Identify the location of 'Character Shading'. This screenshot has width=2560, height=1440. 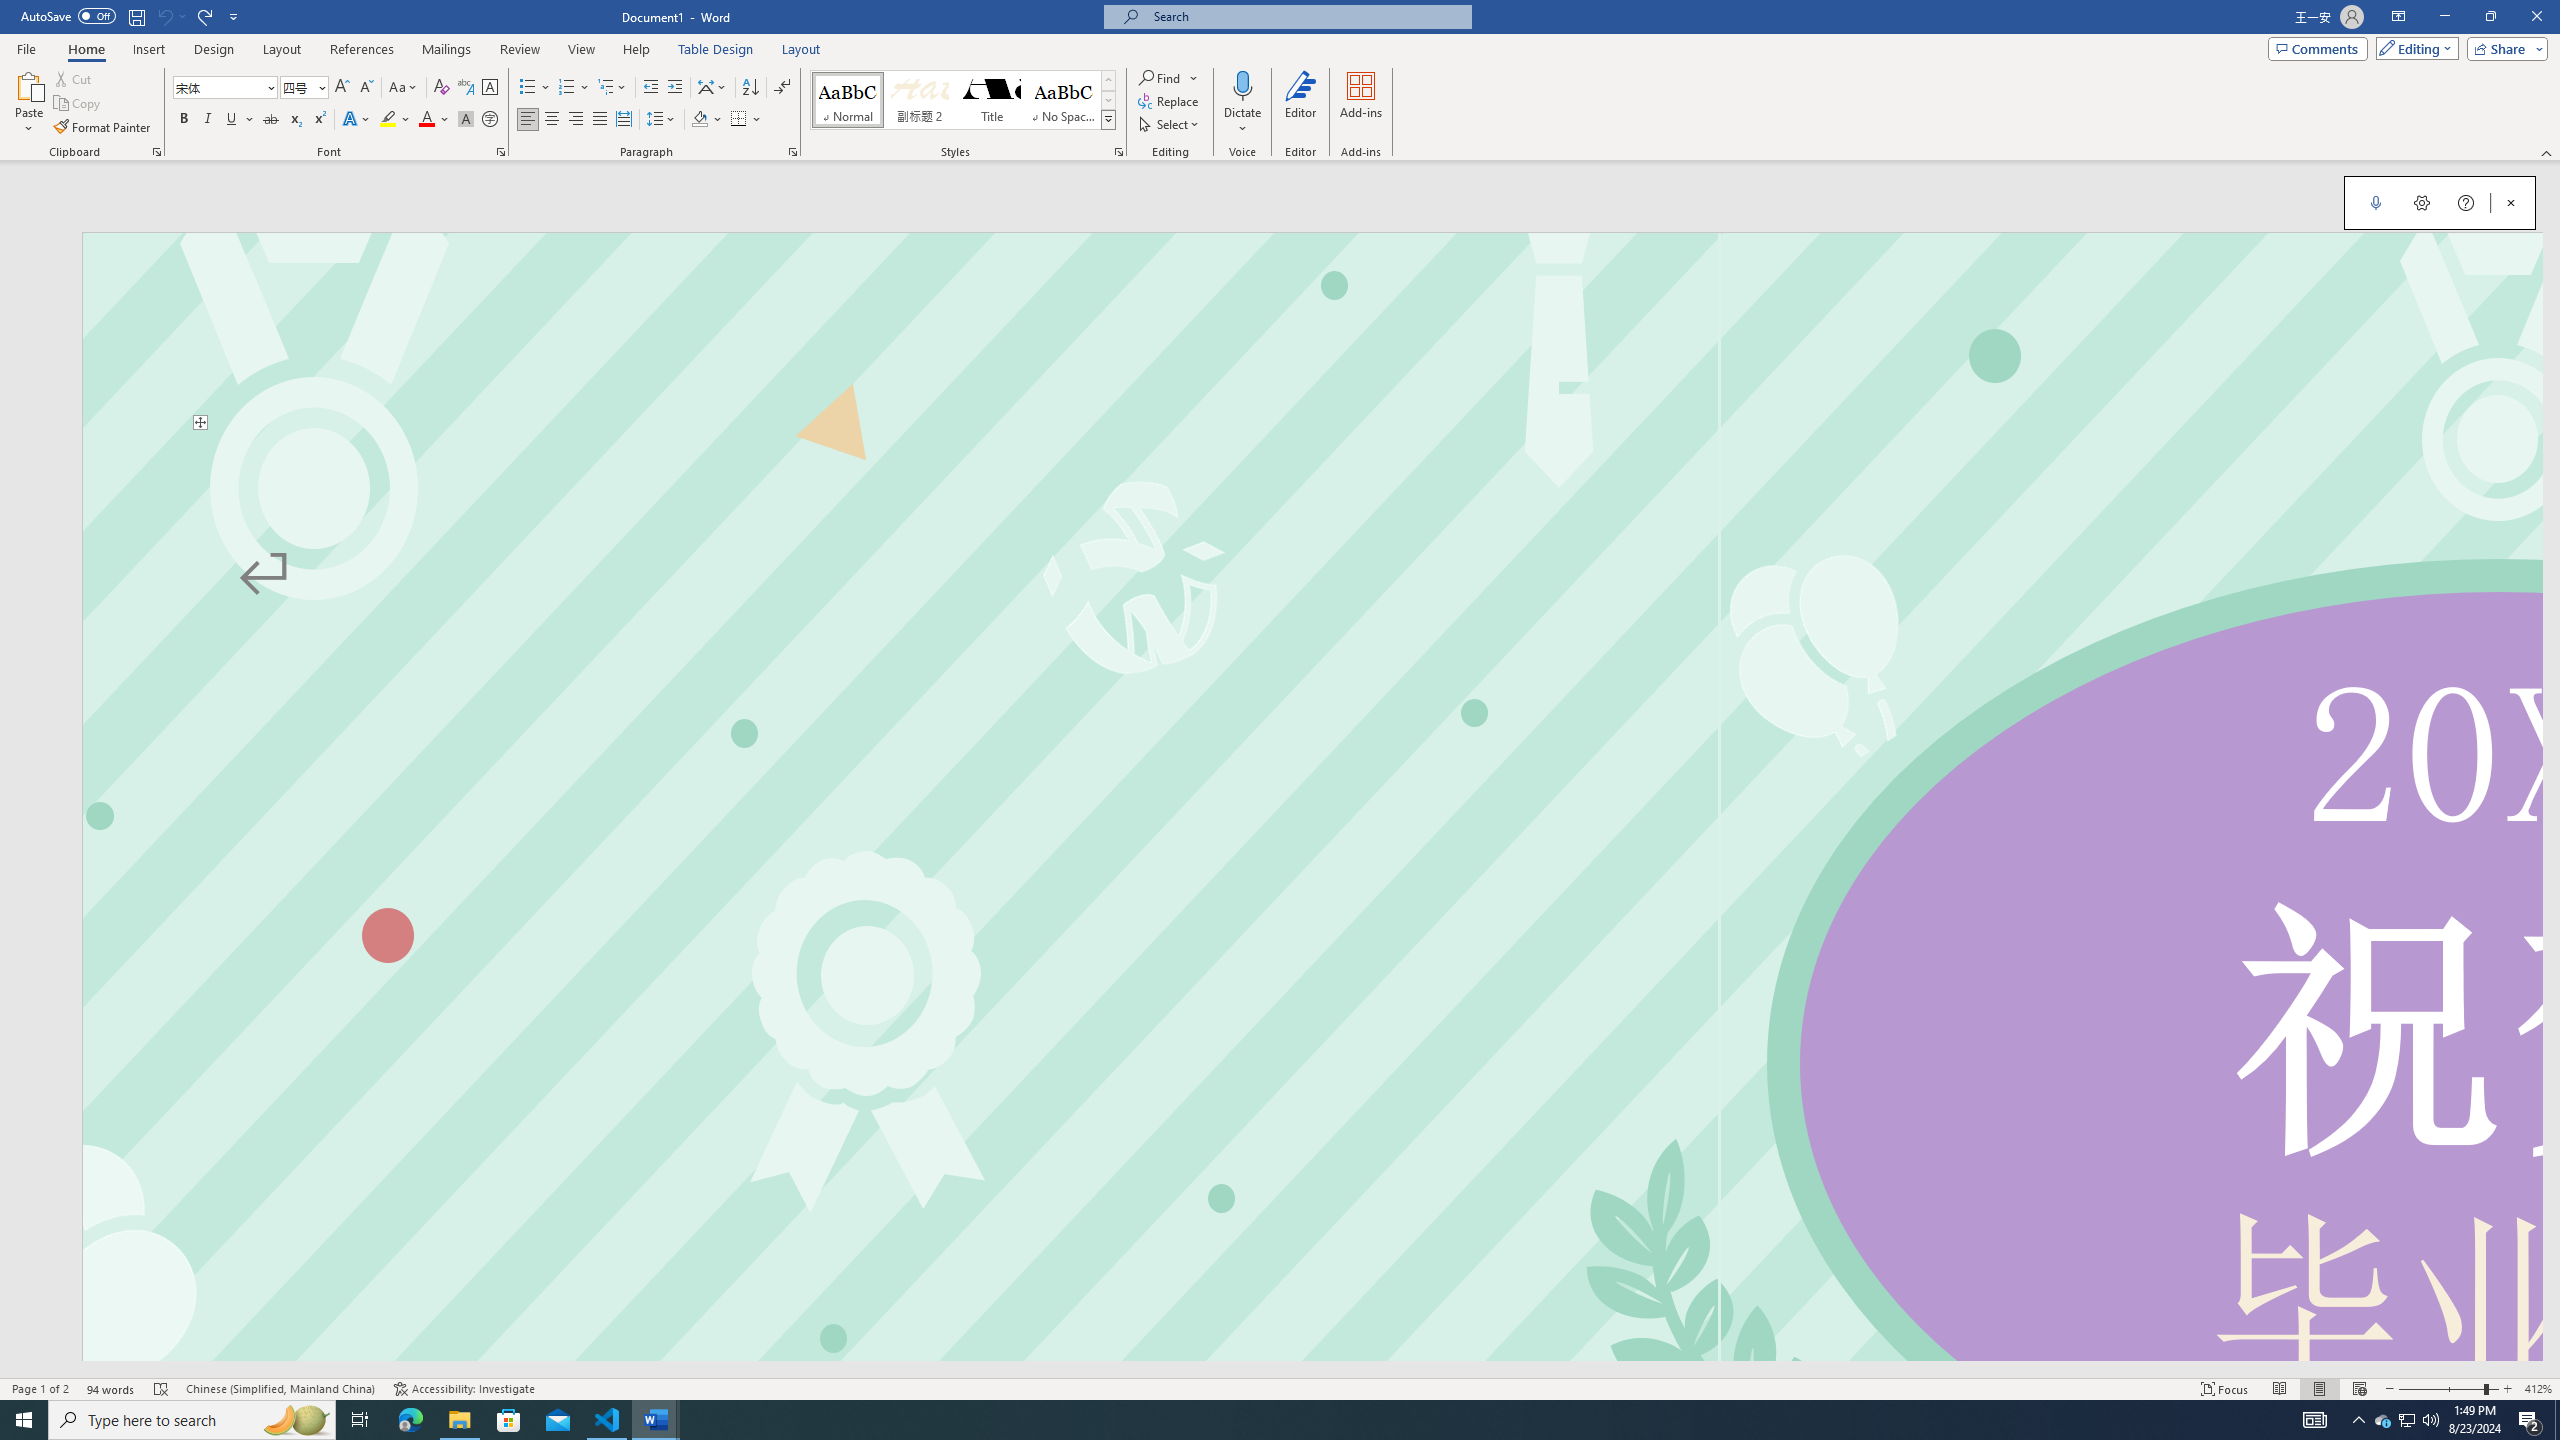
(464, 118).